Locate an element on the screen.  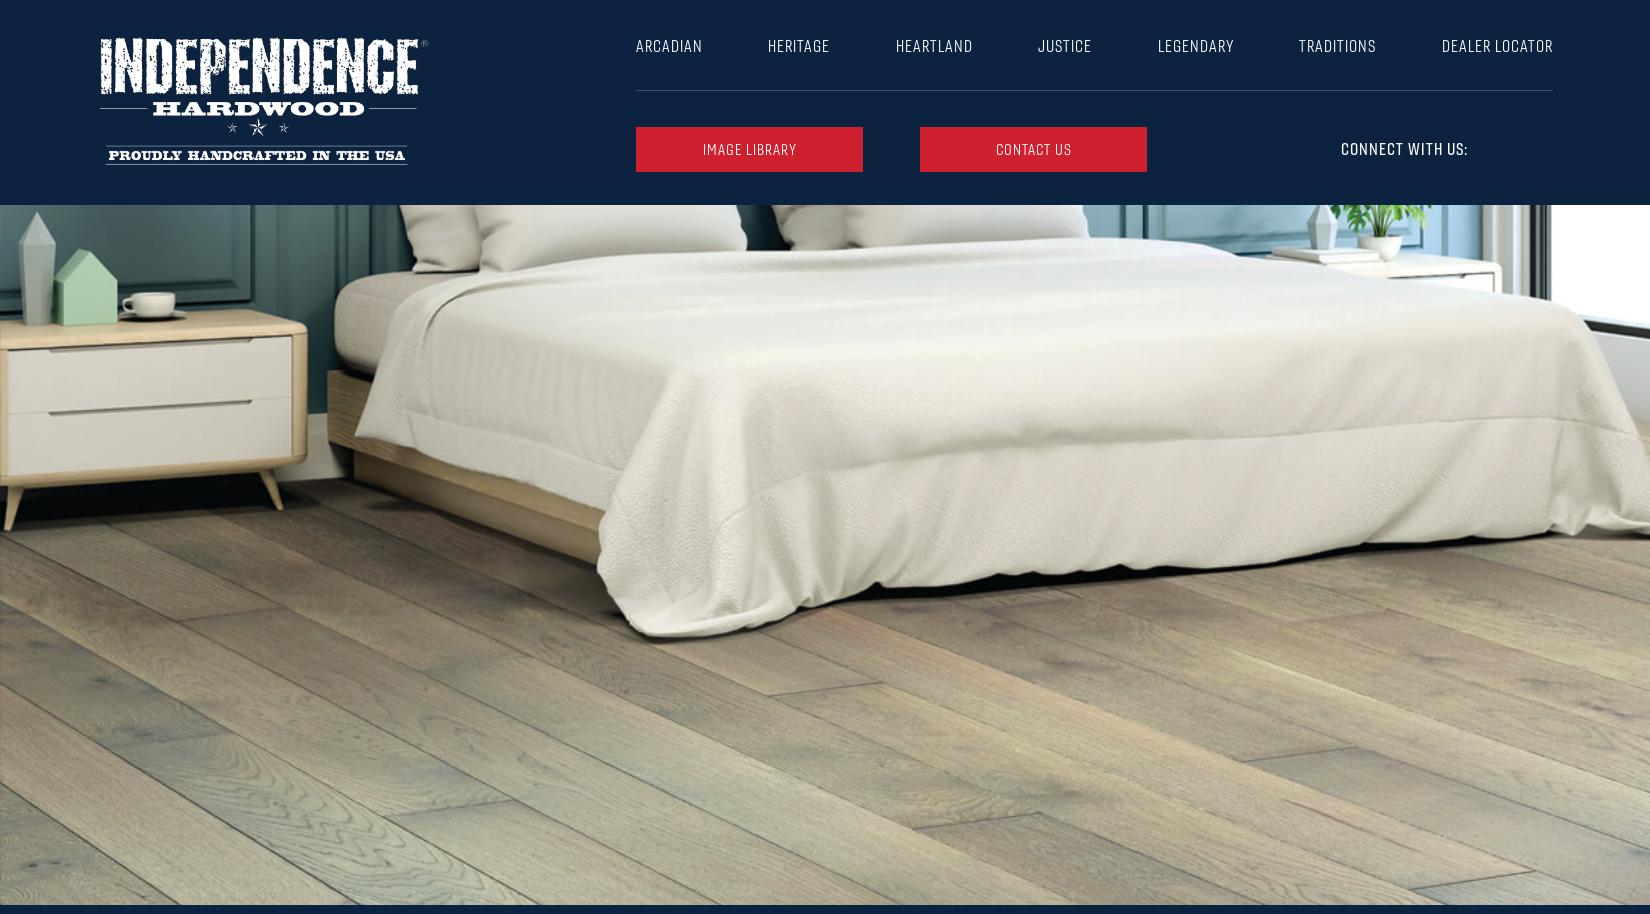
'Justice' is located at coordinates (1065, 45).